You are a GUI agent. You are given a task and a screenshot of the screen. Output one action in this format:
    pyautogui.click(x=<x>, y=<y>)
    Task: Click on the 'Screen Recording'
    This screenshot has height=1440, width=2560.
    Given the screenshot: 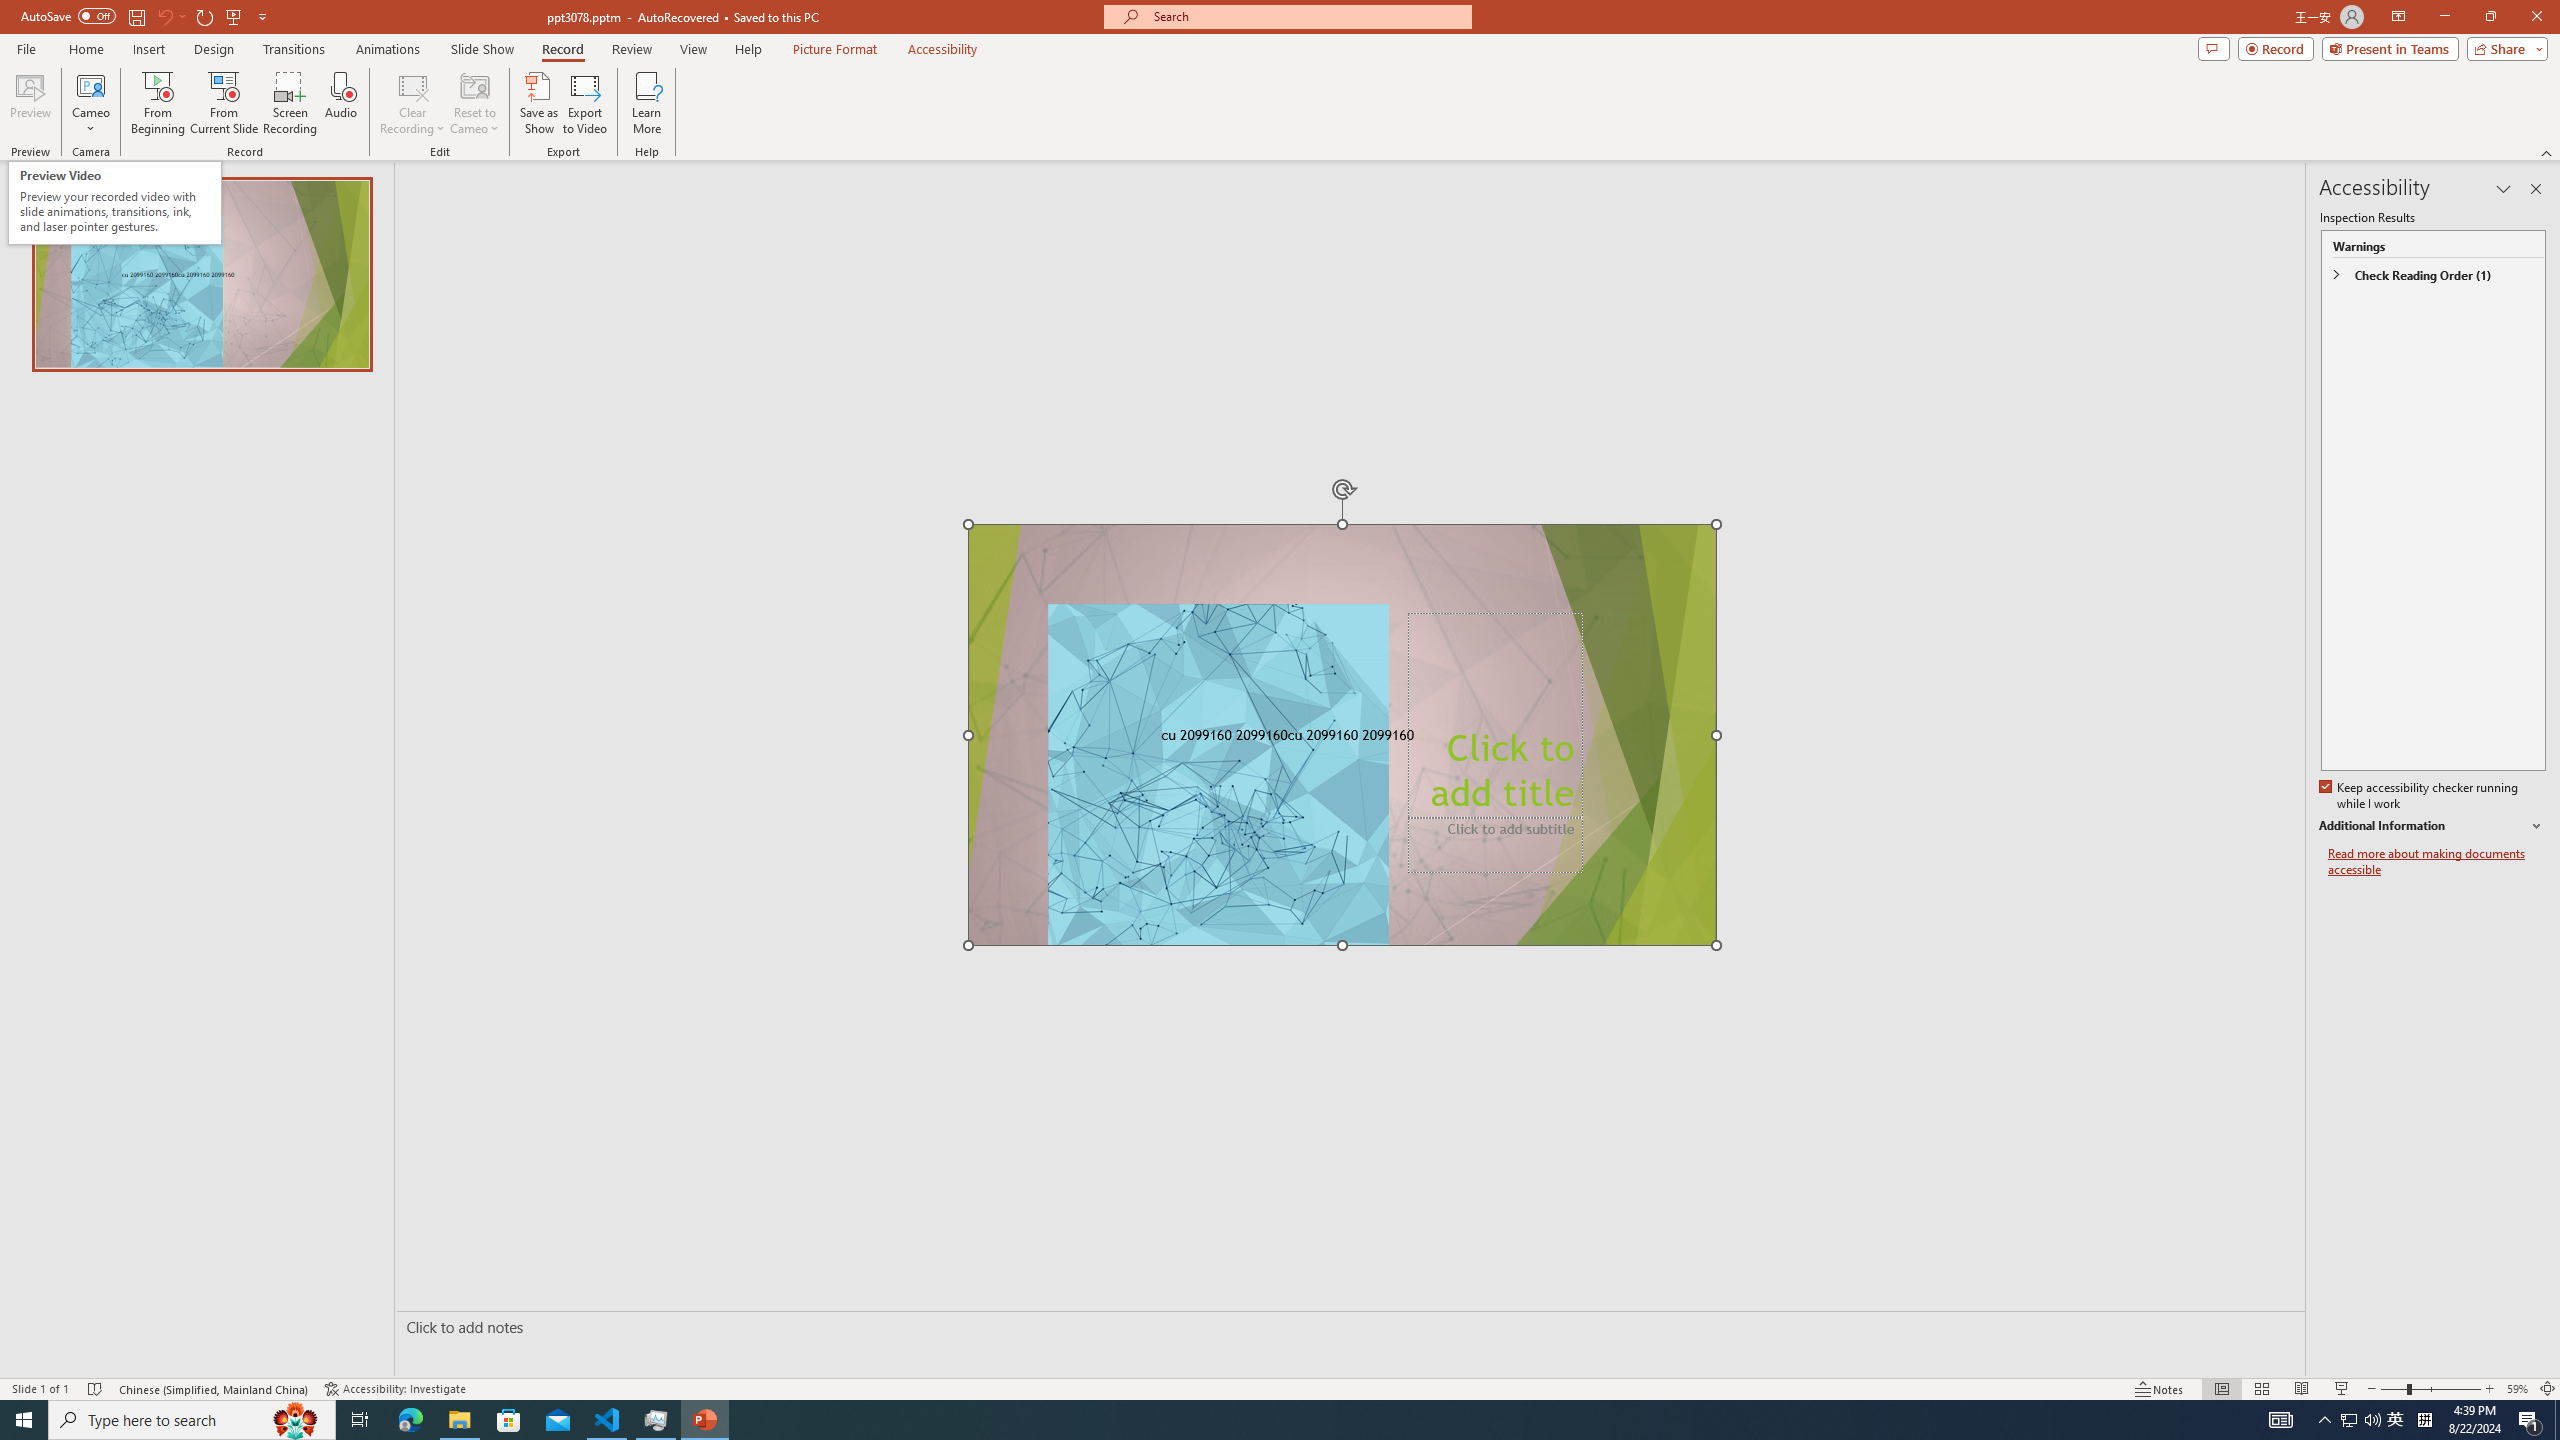 What is the action you would take?
    pyautogui.click(x=289, y=103)
    